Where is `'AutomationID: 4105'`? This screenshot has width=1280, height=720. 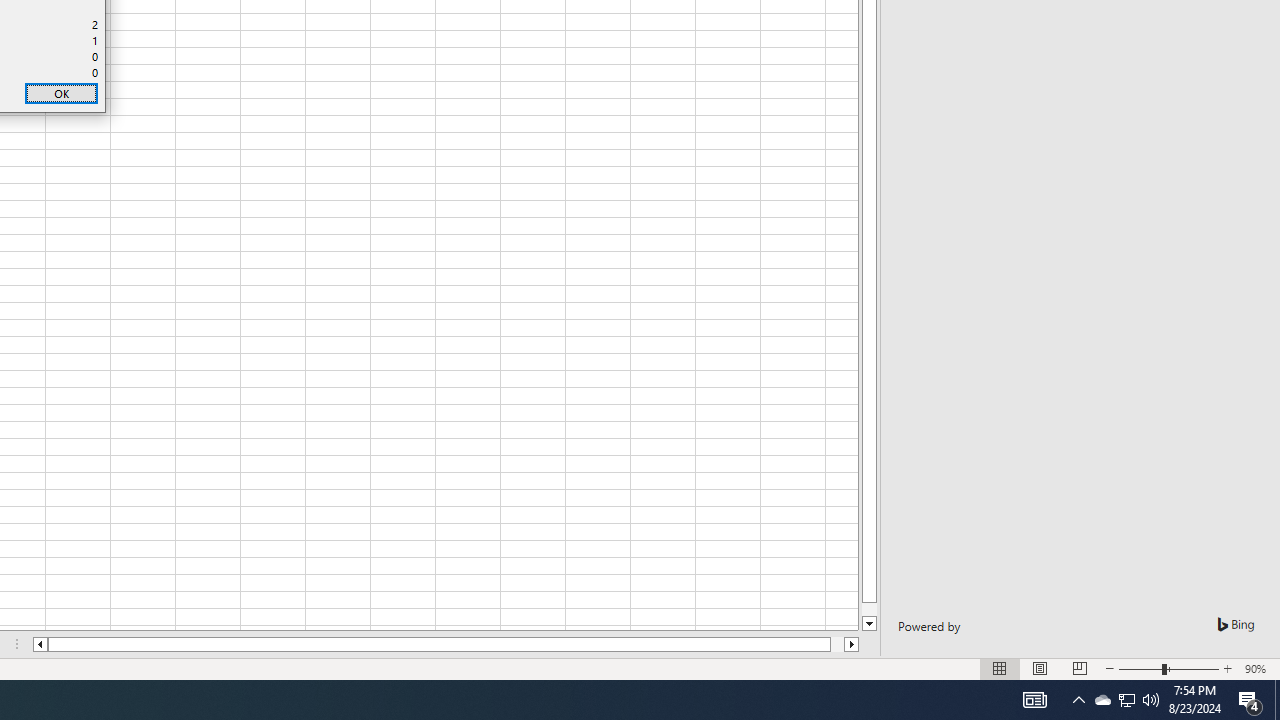 'AutomationID: 4105' is located at coordinates (1034, 698).